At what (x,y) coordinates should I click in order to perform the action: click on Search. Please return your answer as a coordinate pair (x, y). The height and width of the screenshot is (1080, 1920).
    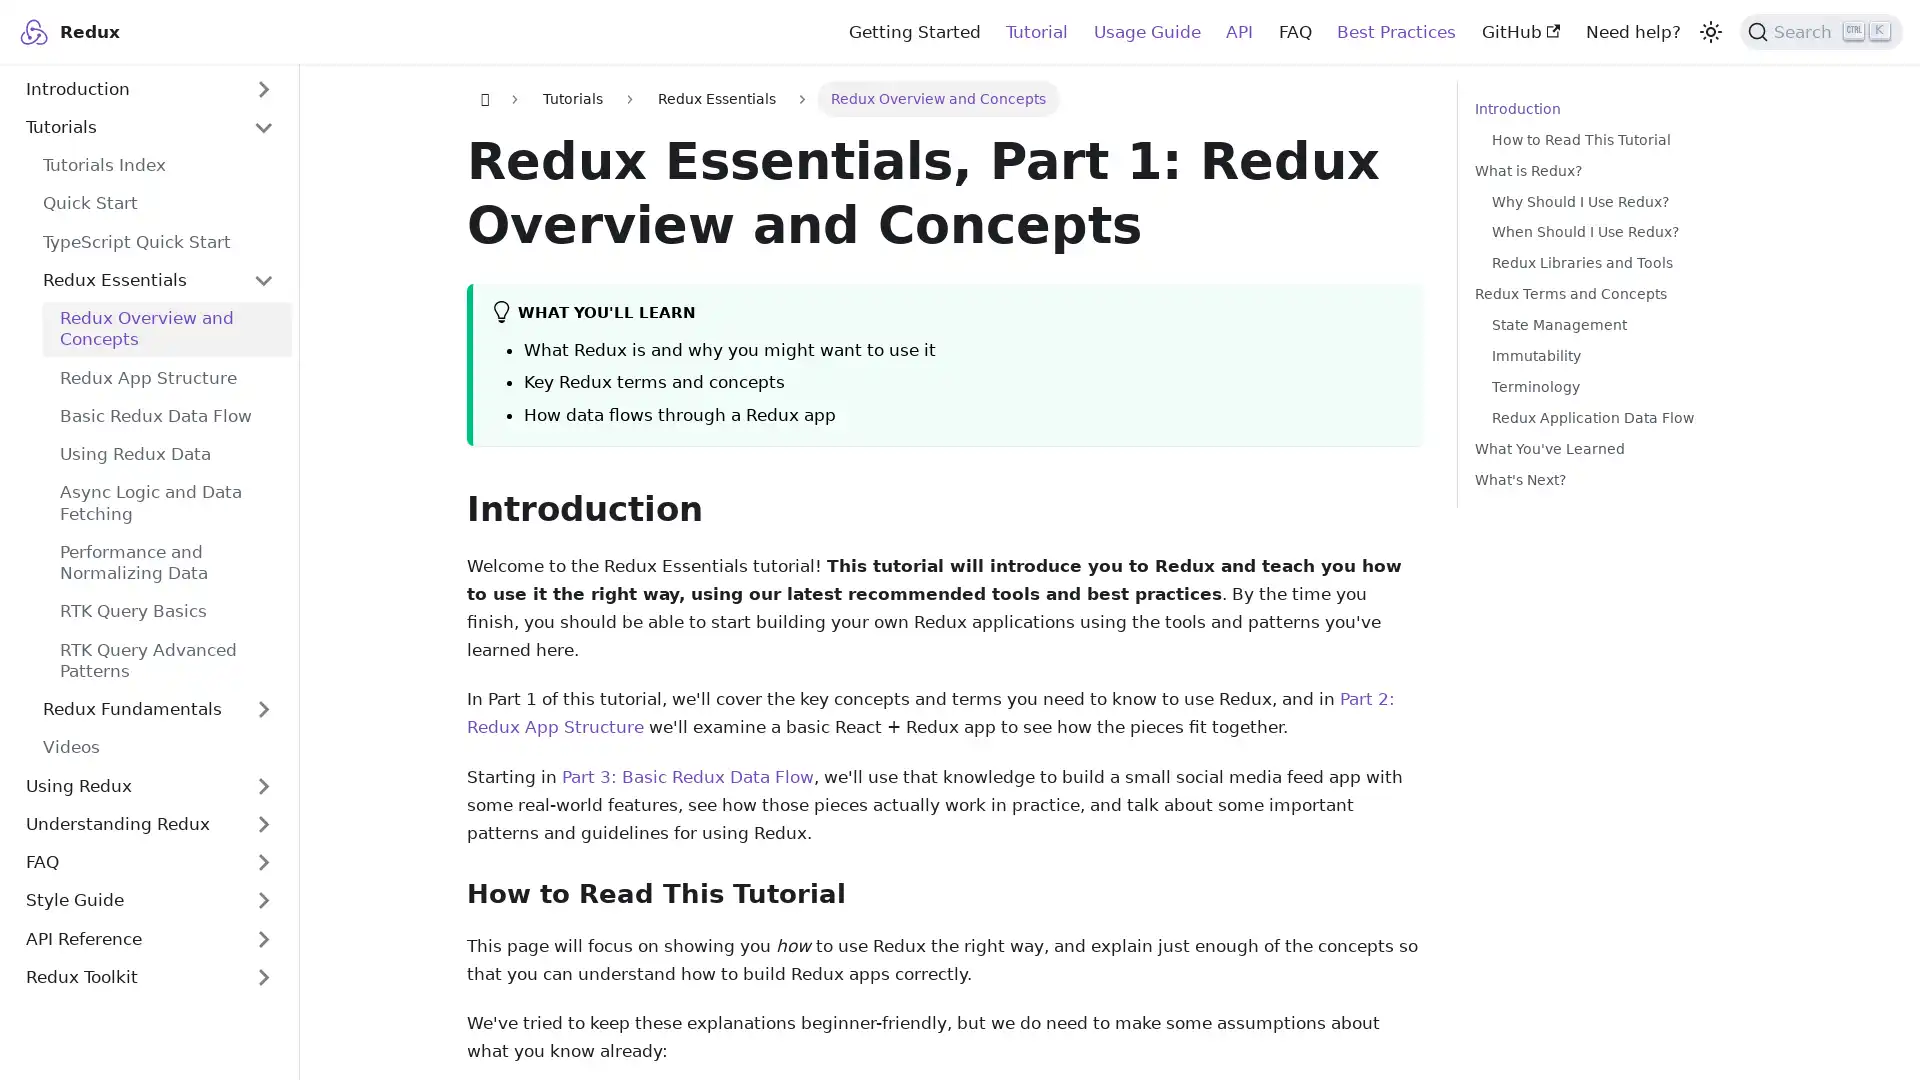
    Looking at the image, I should click on (1821, 30).